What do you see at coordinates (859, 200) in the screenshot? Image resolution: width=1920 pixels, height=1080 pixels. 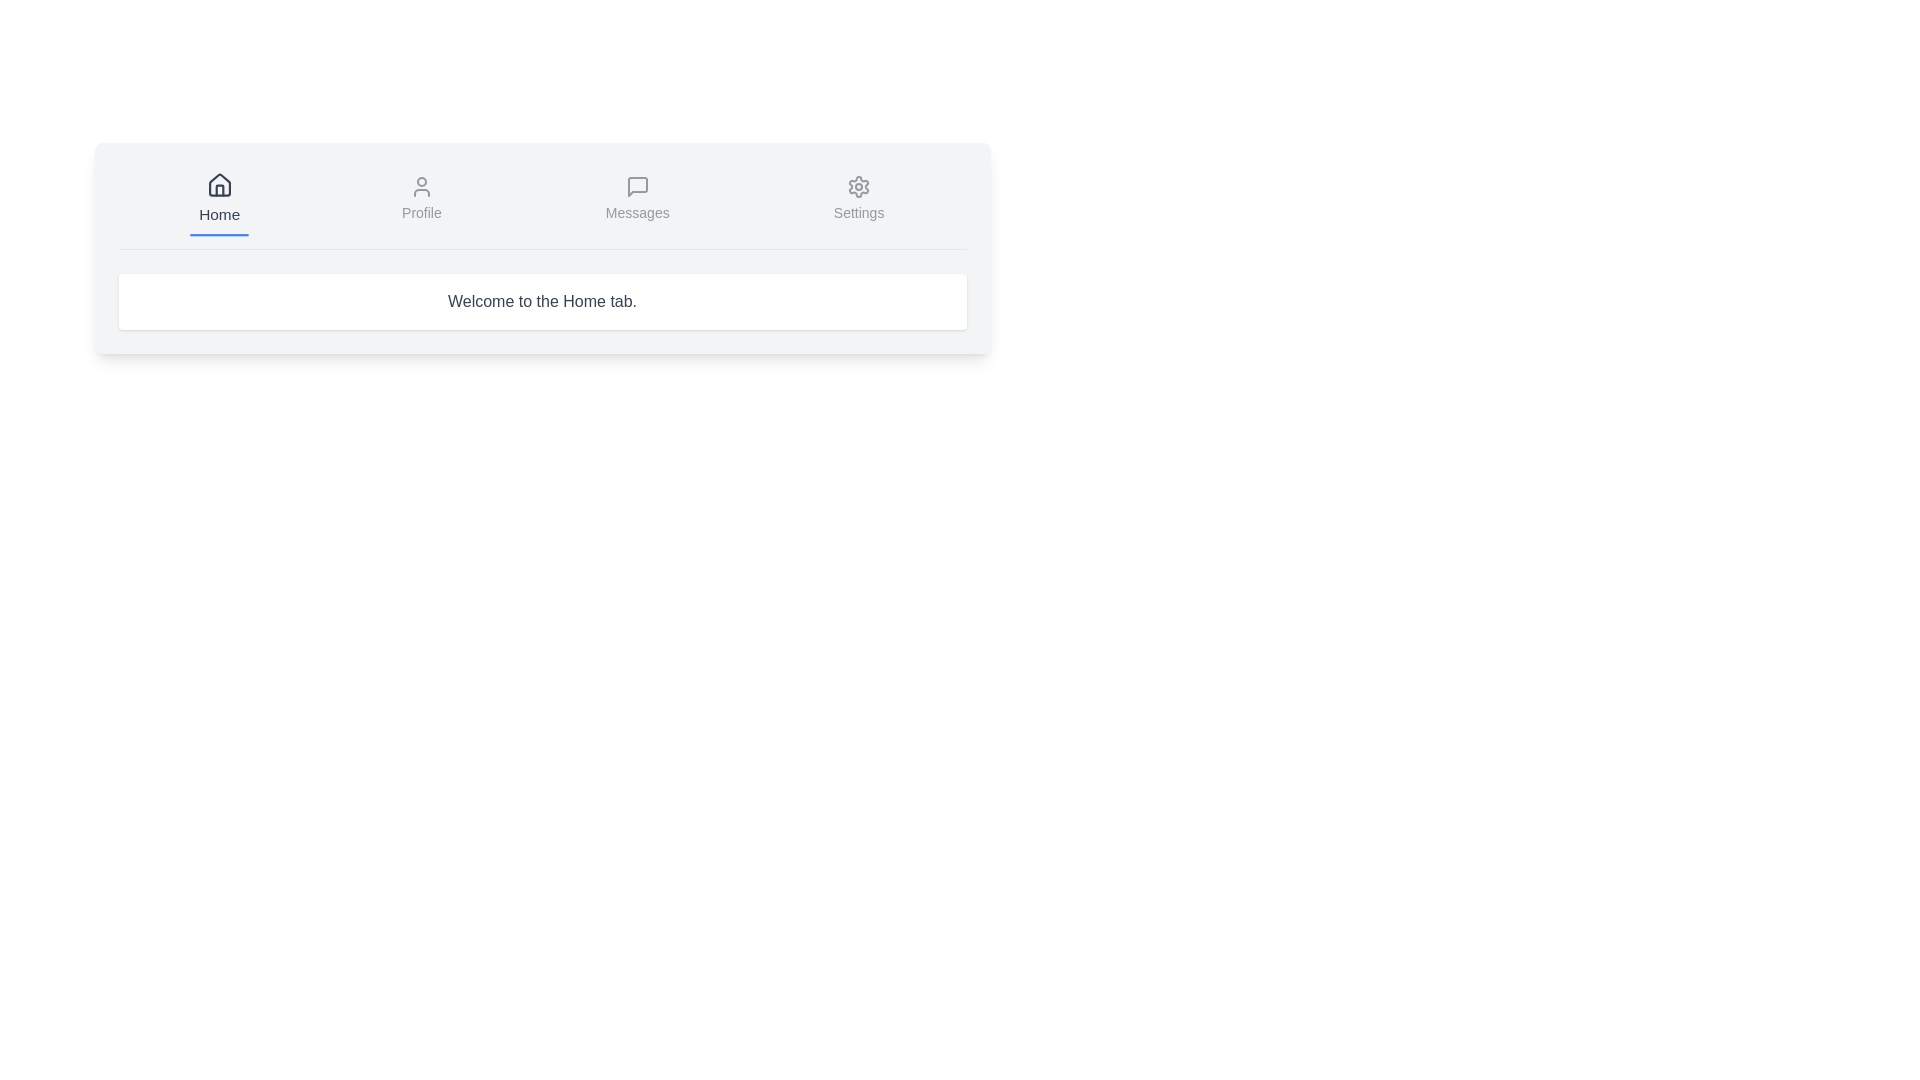 I see `the tab button labeled Settings` at bounding box center [859, 200].